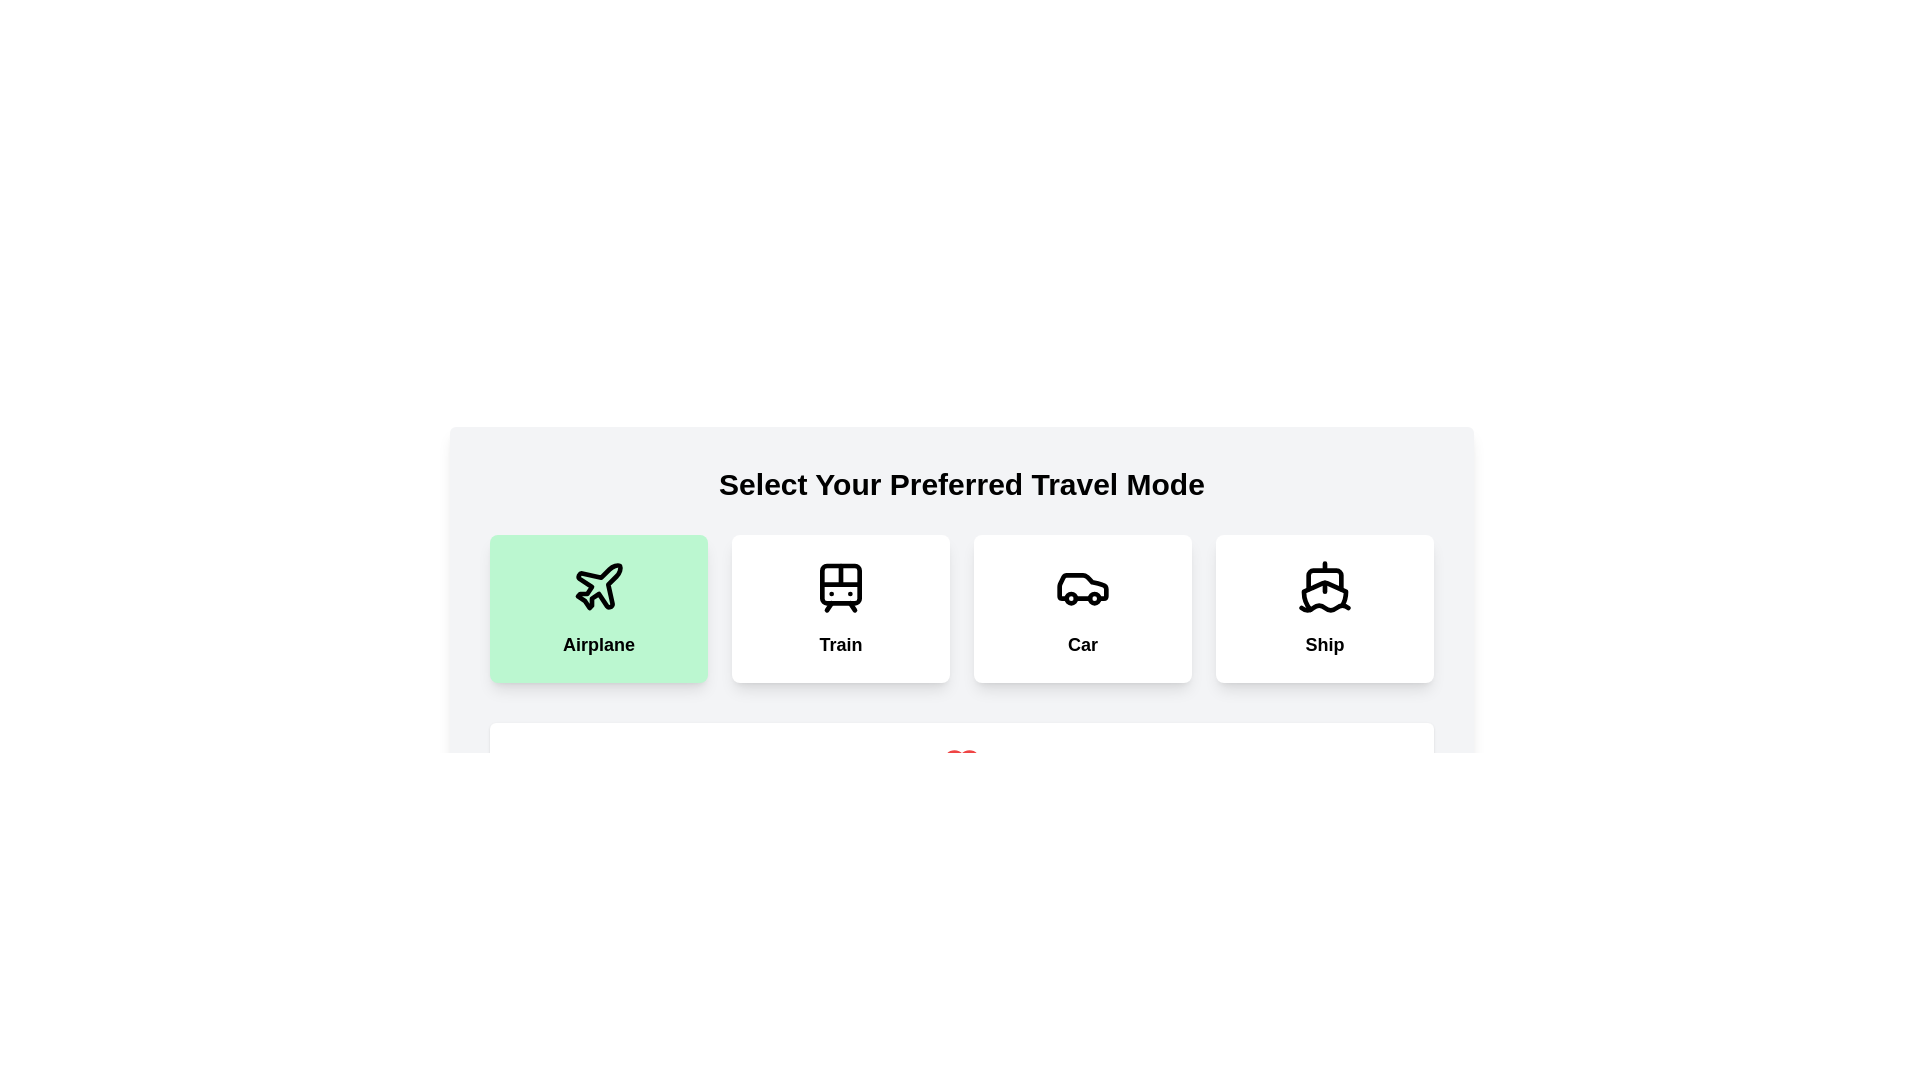 This screenshot has width=1920, height=1080. What do you see at coordinates (1082, 585) in the screenshot?
I see `the car icon, which is a line-drawn figure with four wheels and a roof, located centrally within the 'Car' card in the travel mode selection area` at bounding box center [1082, 585].